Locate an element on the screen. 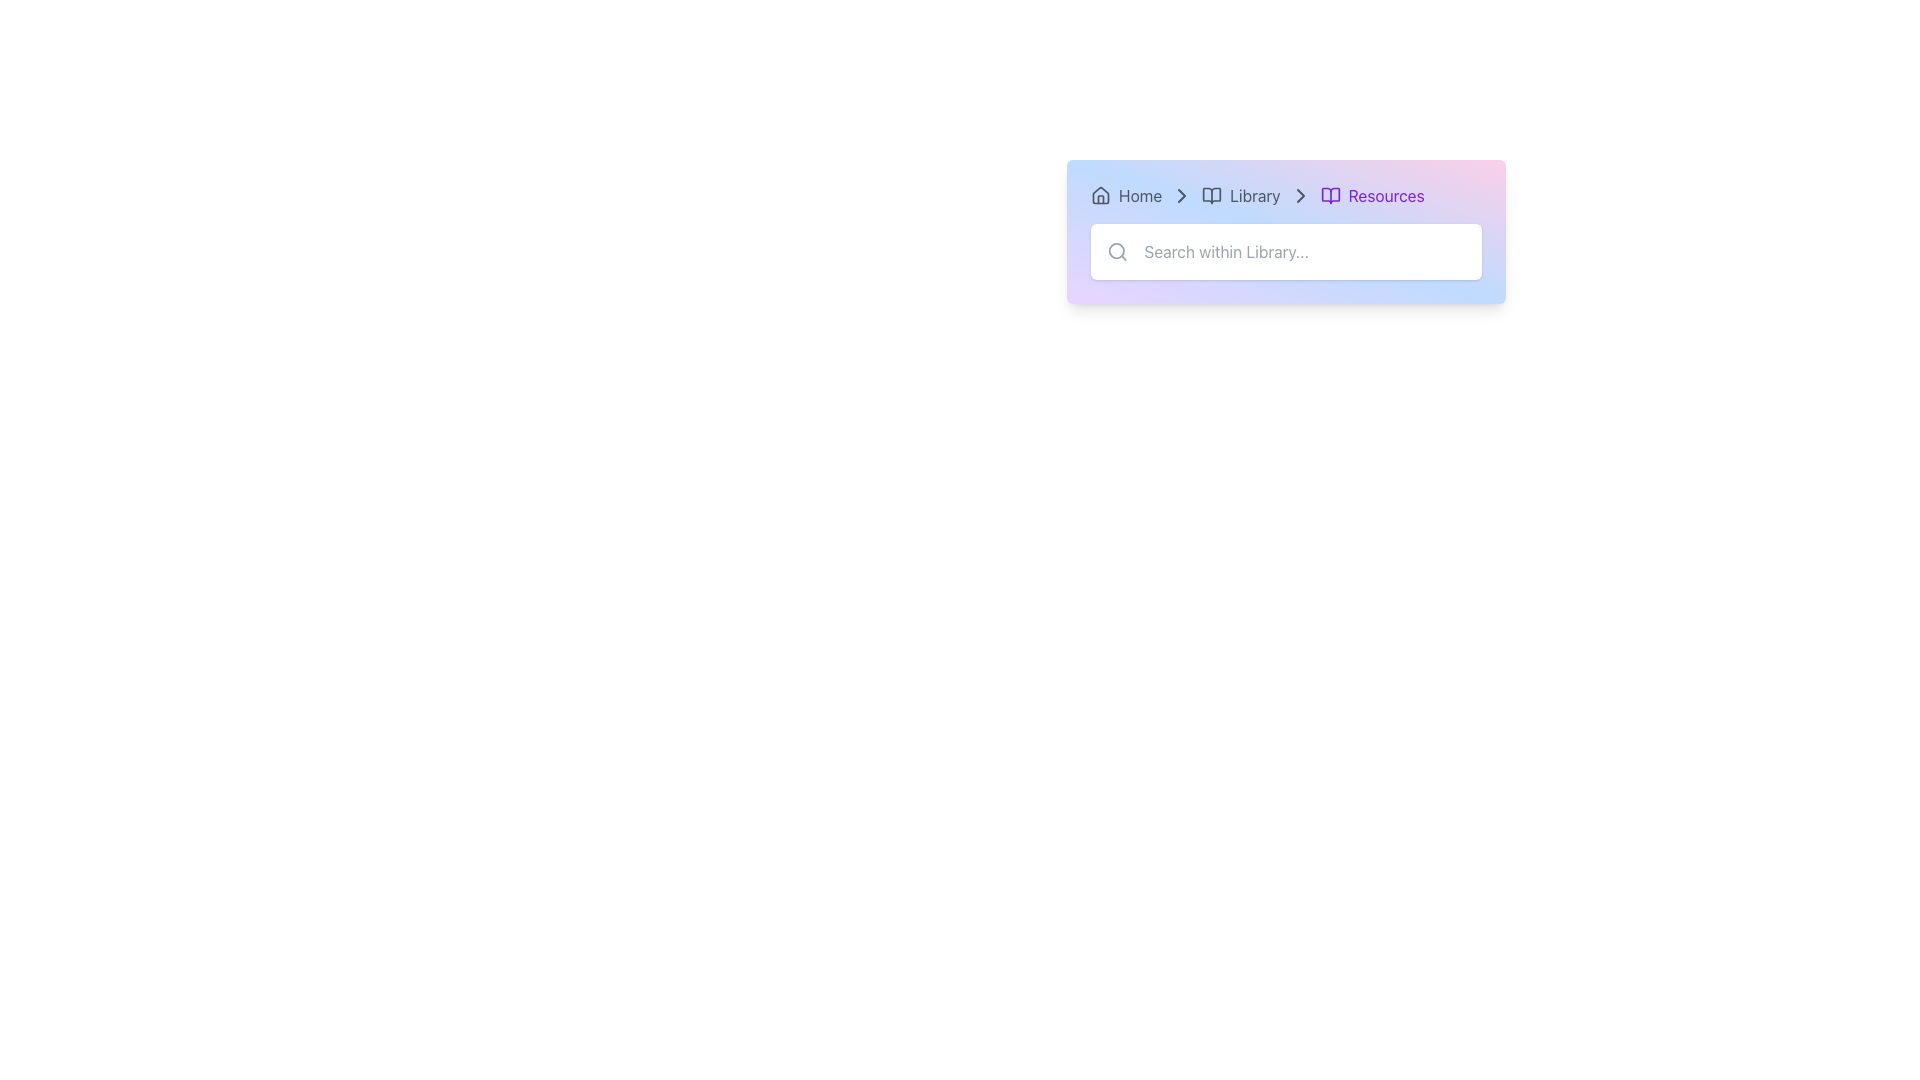 The height and width of the screenshot is (1080, 1920). the arrow icon that serves as a separator in the breadcrumb navigation component, positioned between the 'Library' and 'Resources' labels is located at coordinates (1182, 196).